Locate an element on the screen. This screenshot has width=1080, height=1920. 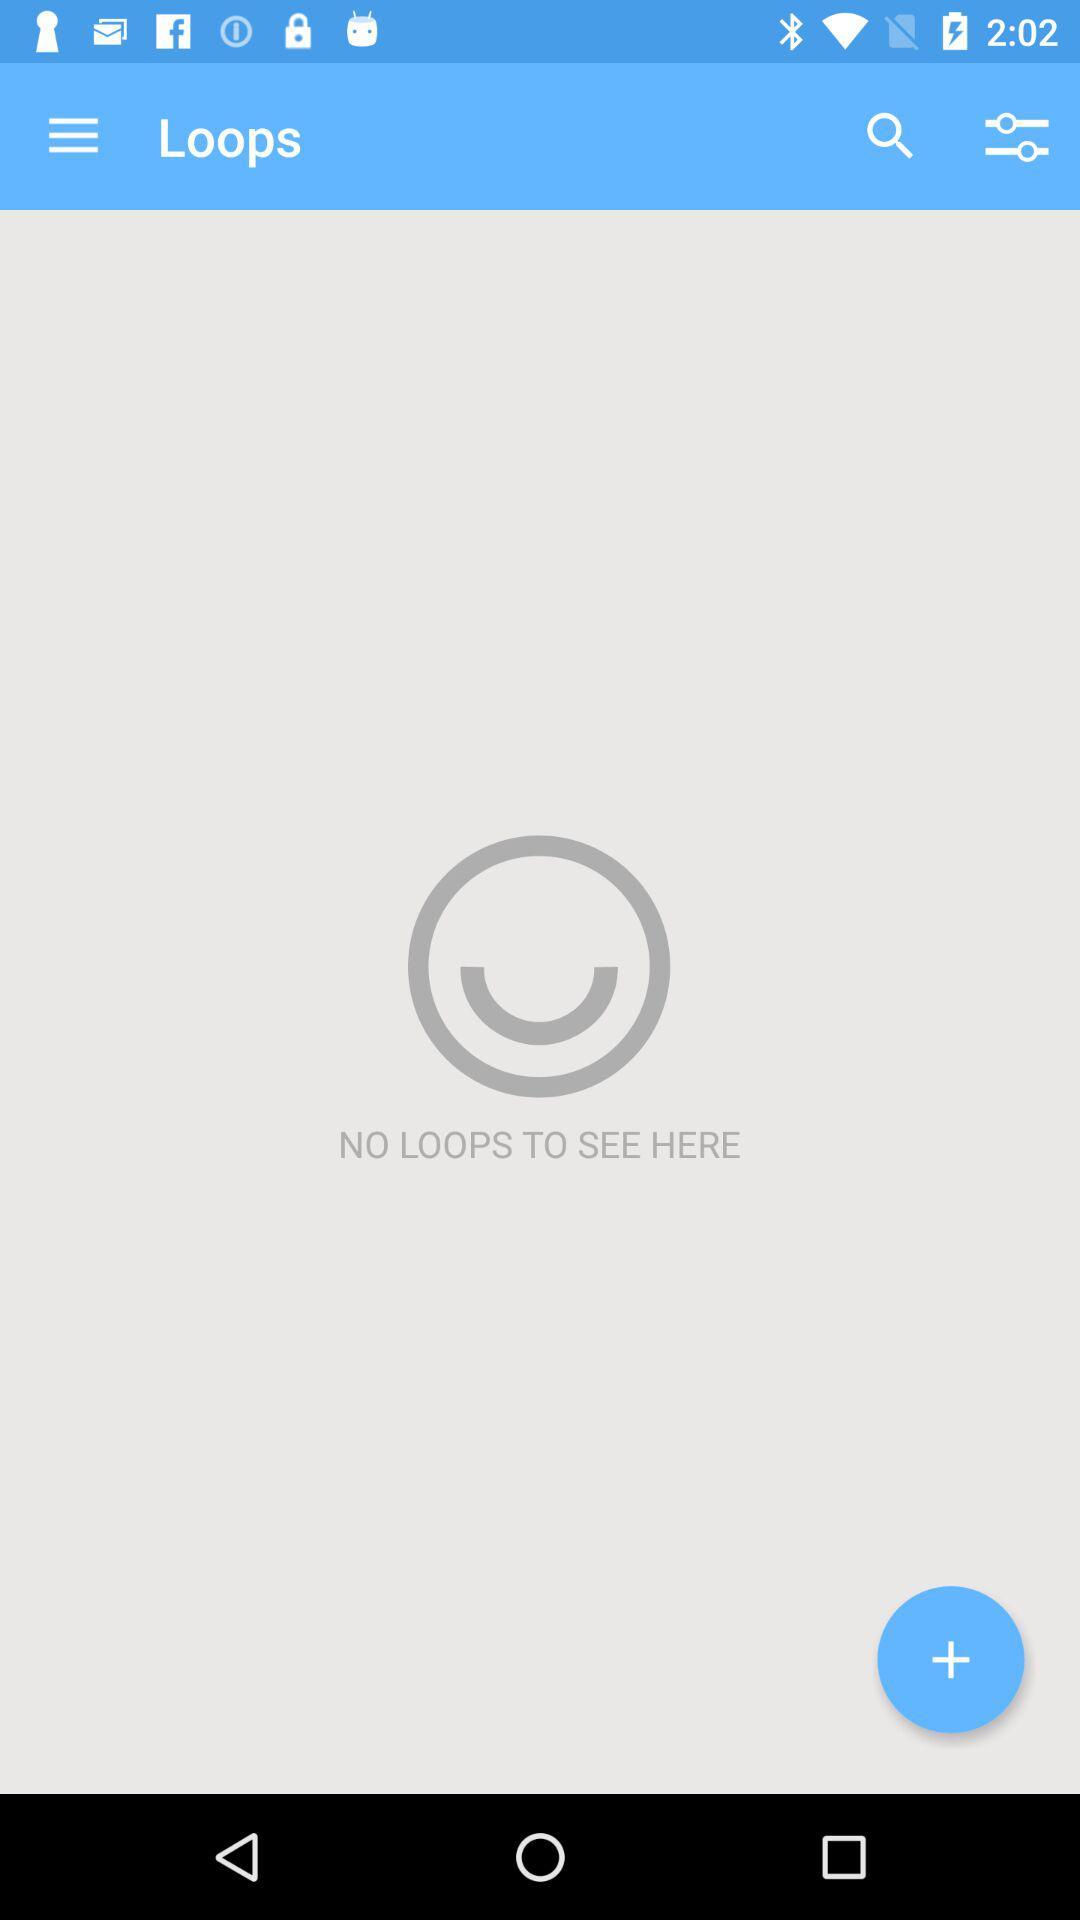
the add icon is located at coordinates (950, 1659).